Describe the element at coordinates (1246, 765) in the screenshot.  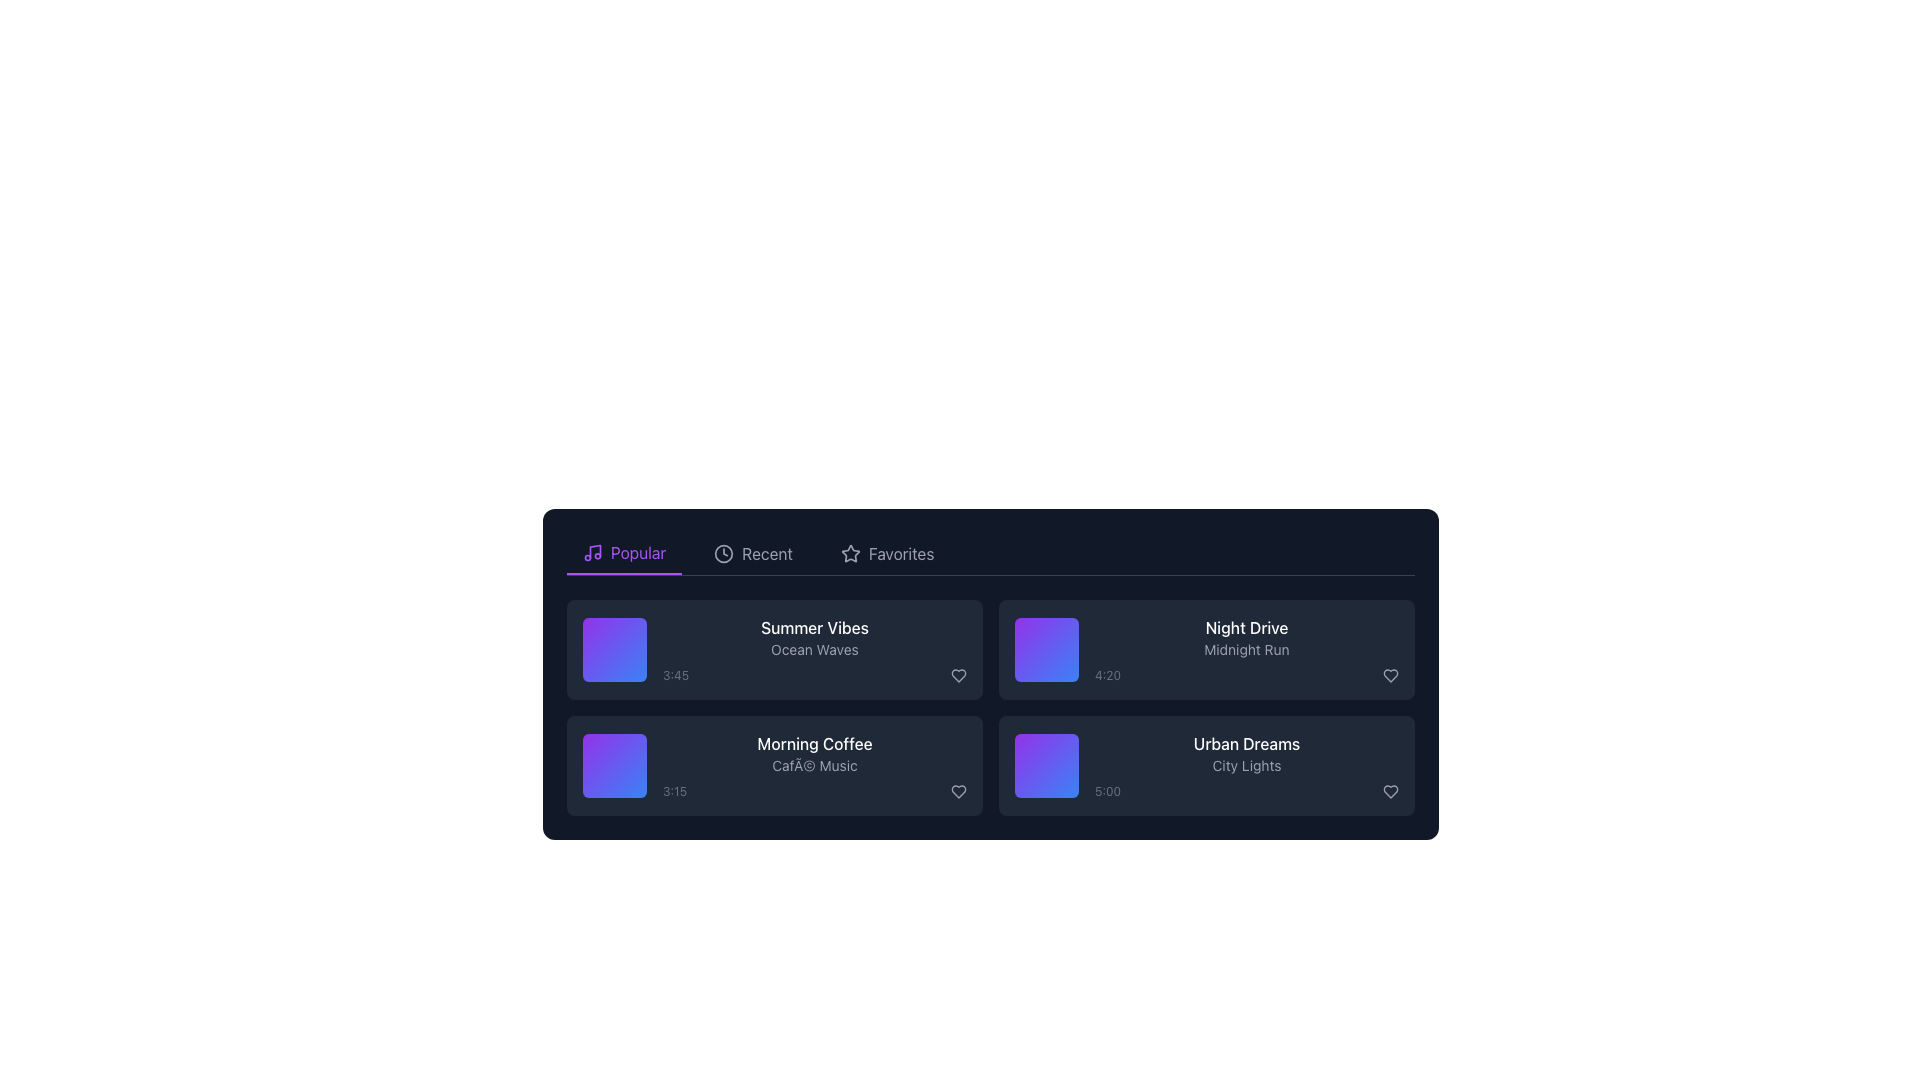
I see `the text label displaying 'City Lights', which is styled in small gray font and positioned within a dark-themed card, located below the title 'Urban Dreams' and above the duration '5:00'` at that location.